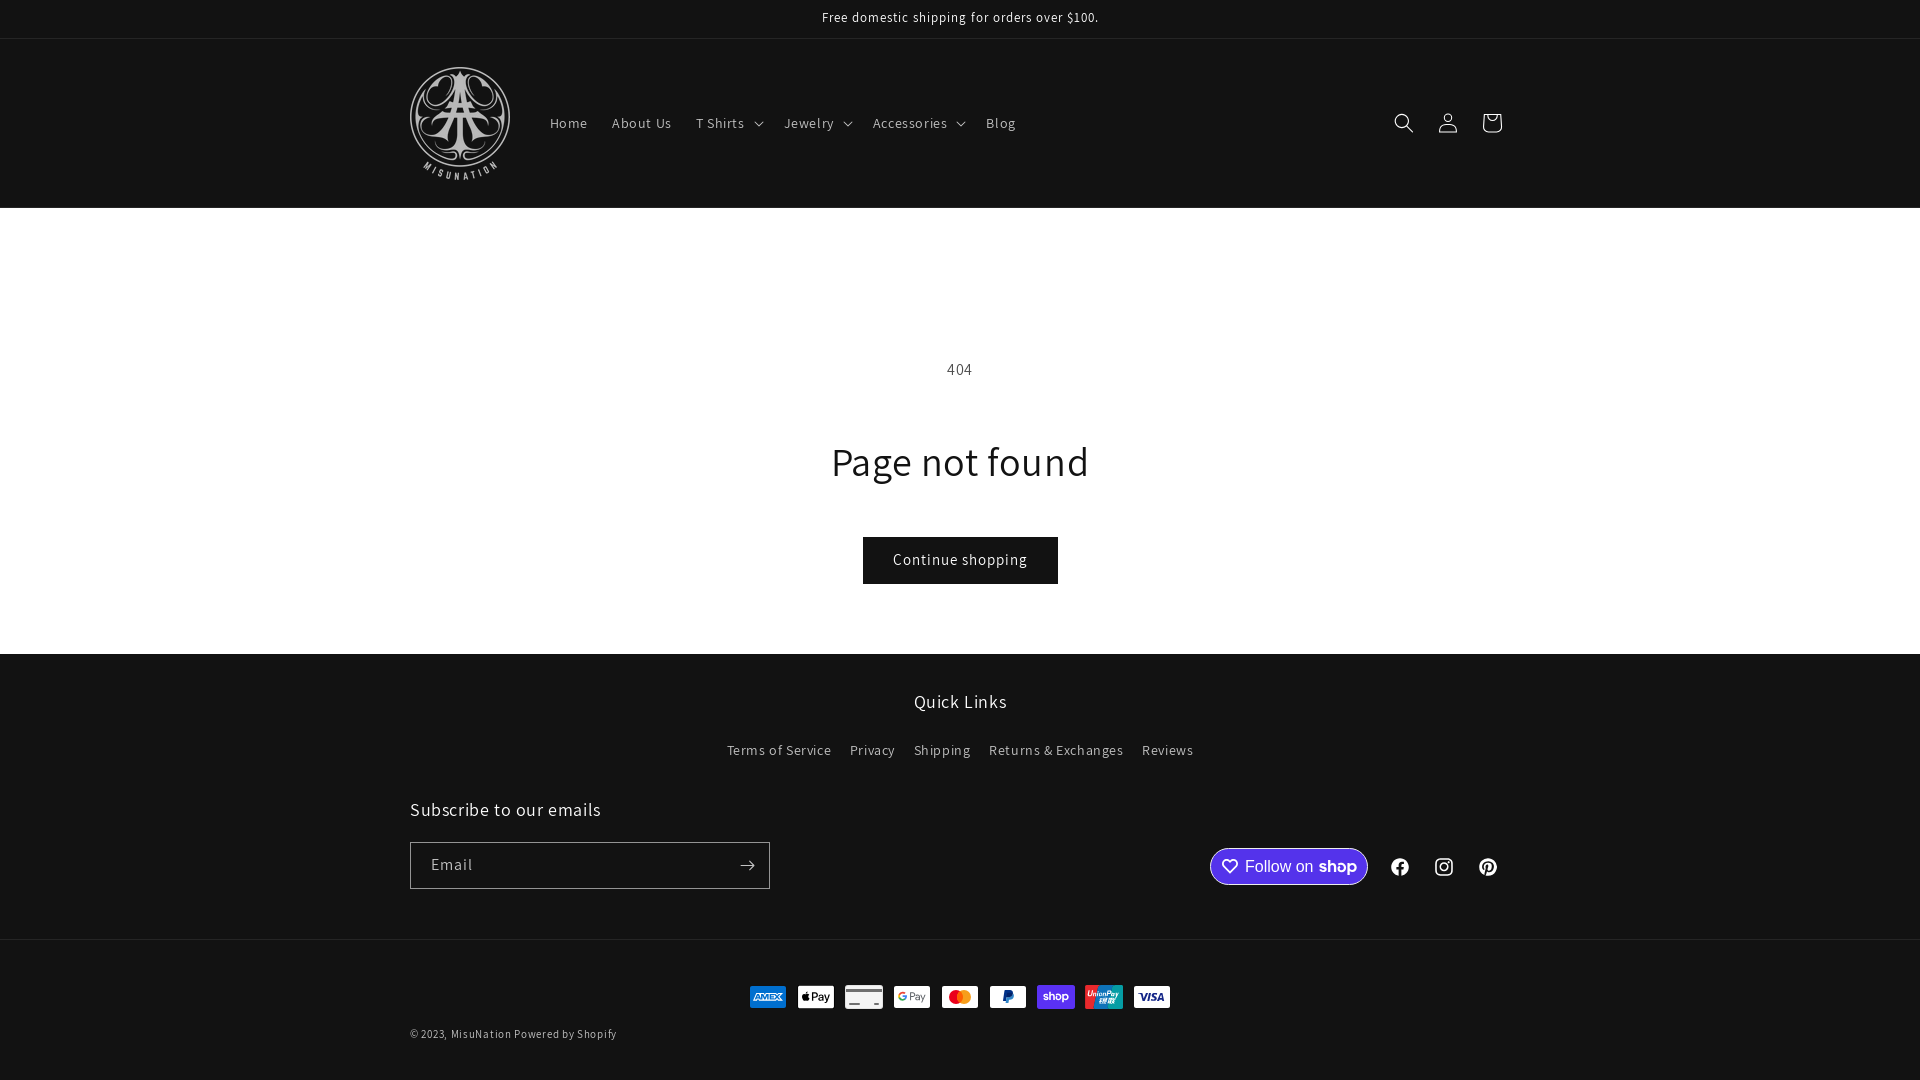 This screenshot has height=1080, width=1920. What do you see at coordinates (941, 750) in the screenshot?
I see `'Shipping'` at bounding box center [941, 750].